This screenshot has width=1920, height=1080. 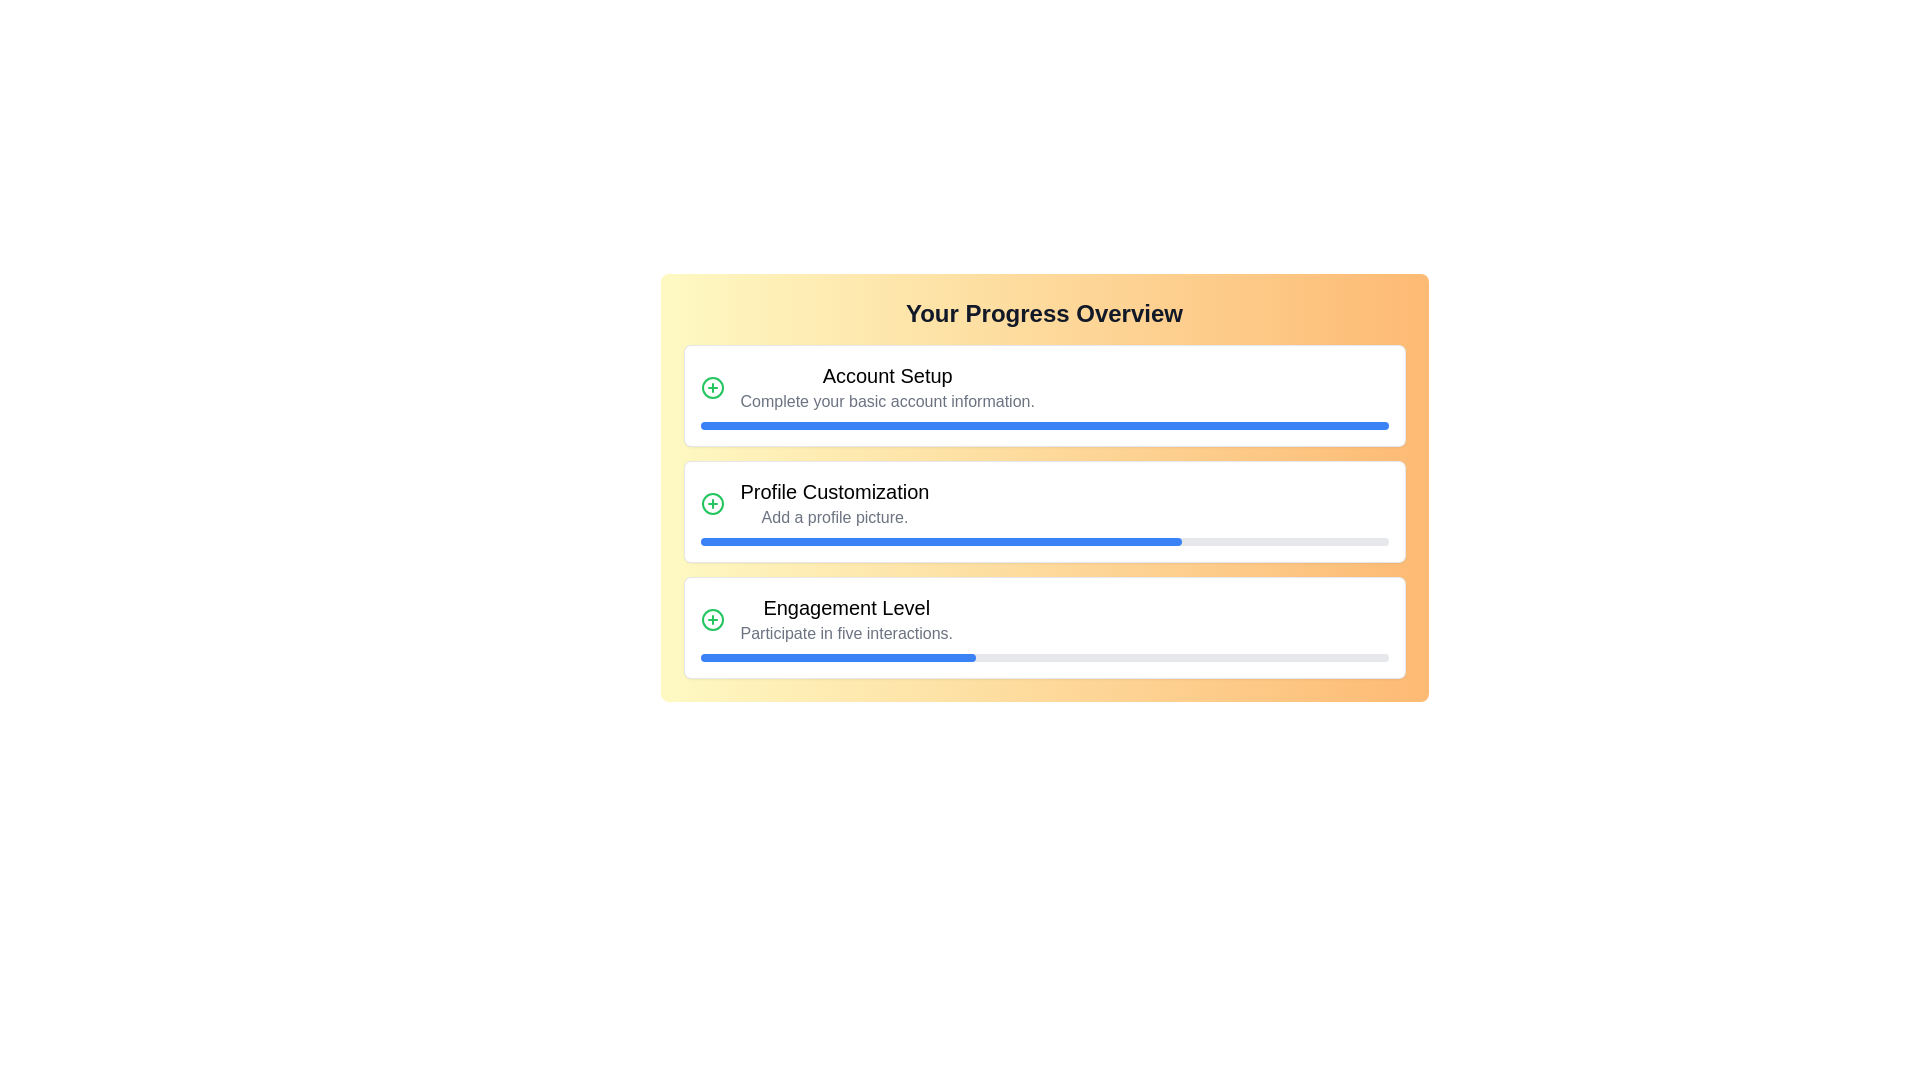 What do you see at coordinates (835, 503) in the screenshot?
I see `descriptive label in the progress-tracking interface that informs the user about the 'Profile Customization' task and adding a profile picture, located beneath the 'Account Setup' section` at bounding box center [835, 503].